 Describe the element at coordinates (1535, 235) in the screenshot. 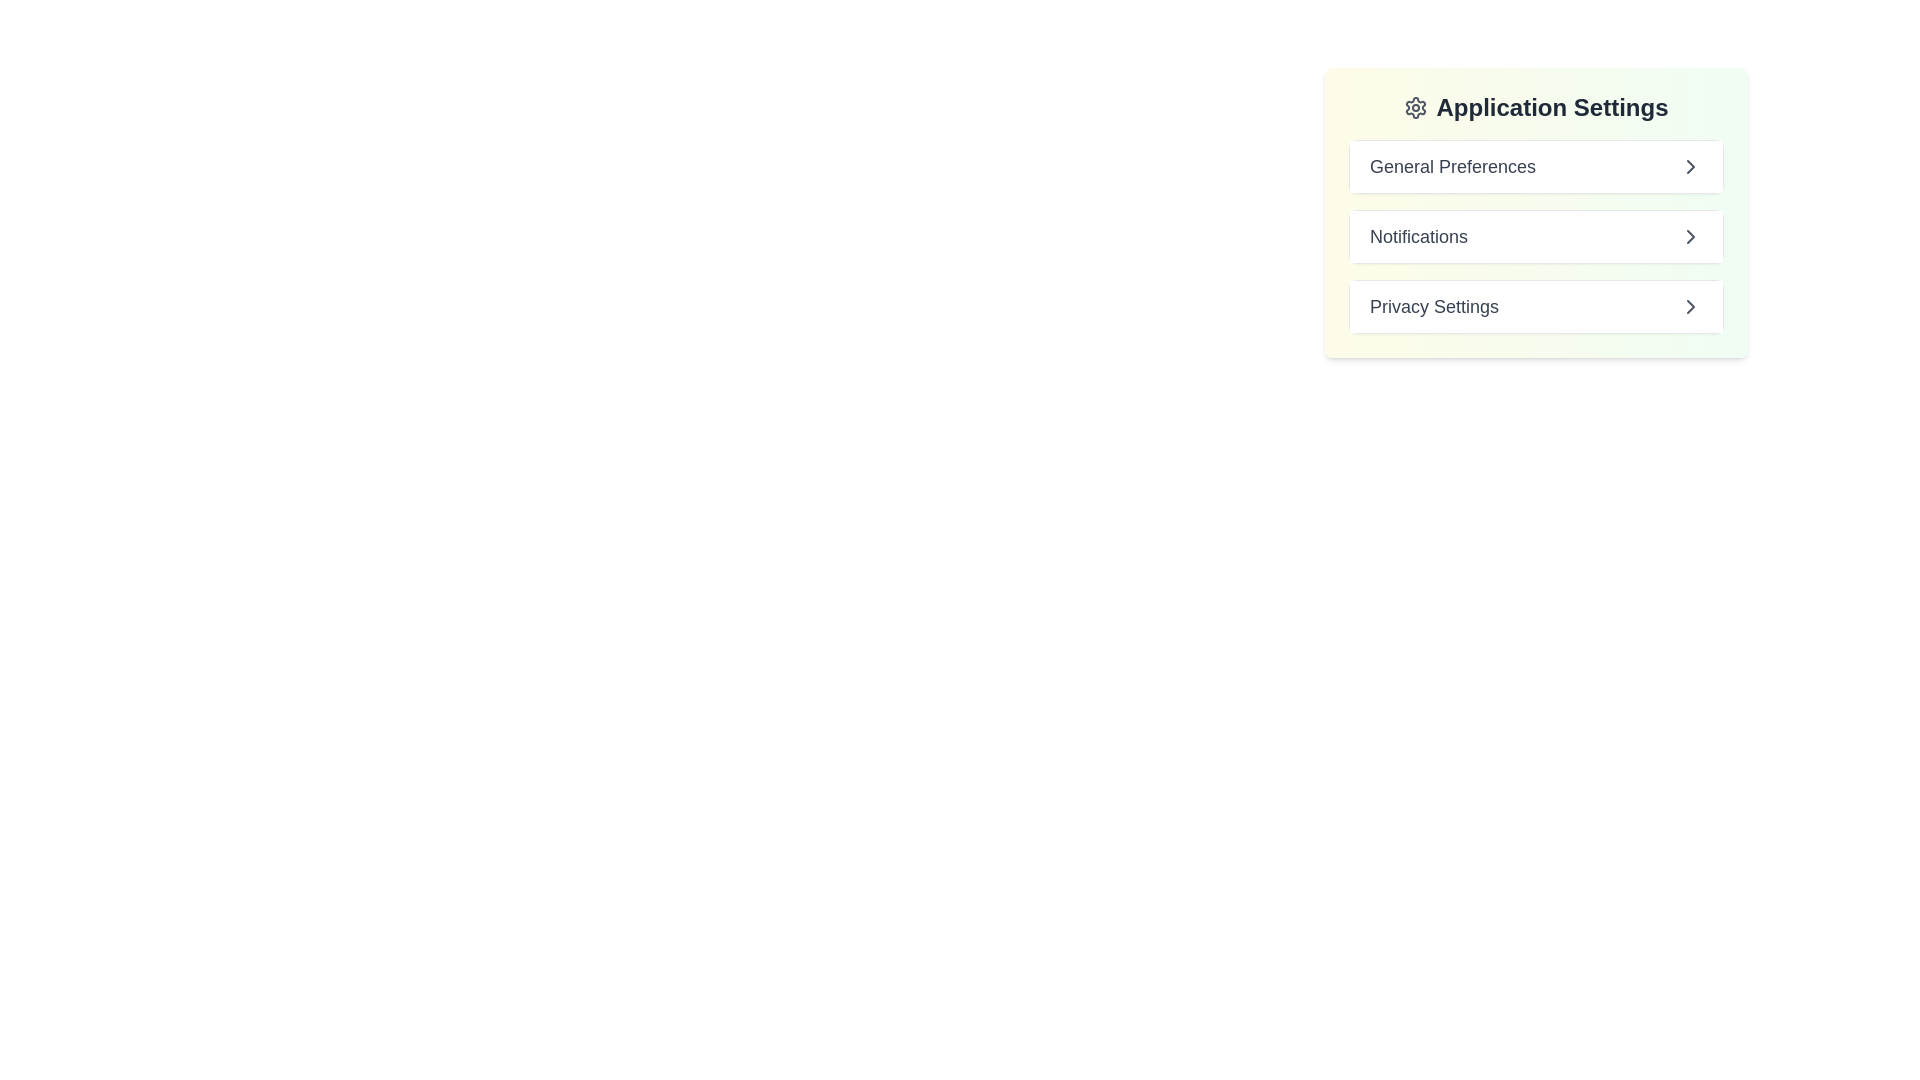

I see `the second button-like list item under the 'Application Settings' section` at that location.